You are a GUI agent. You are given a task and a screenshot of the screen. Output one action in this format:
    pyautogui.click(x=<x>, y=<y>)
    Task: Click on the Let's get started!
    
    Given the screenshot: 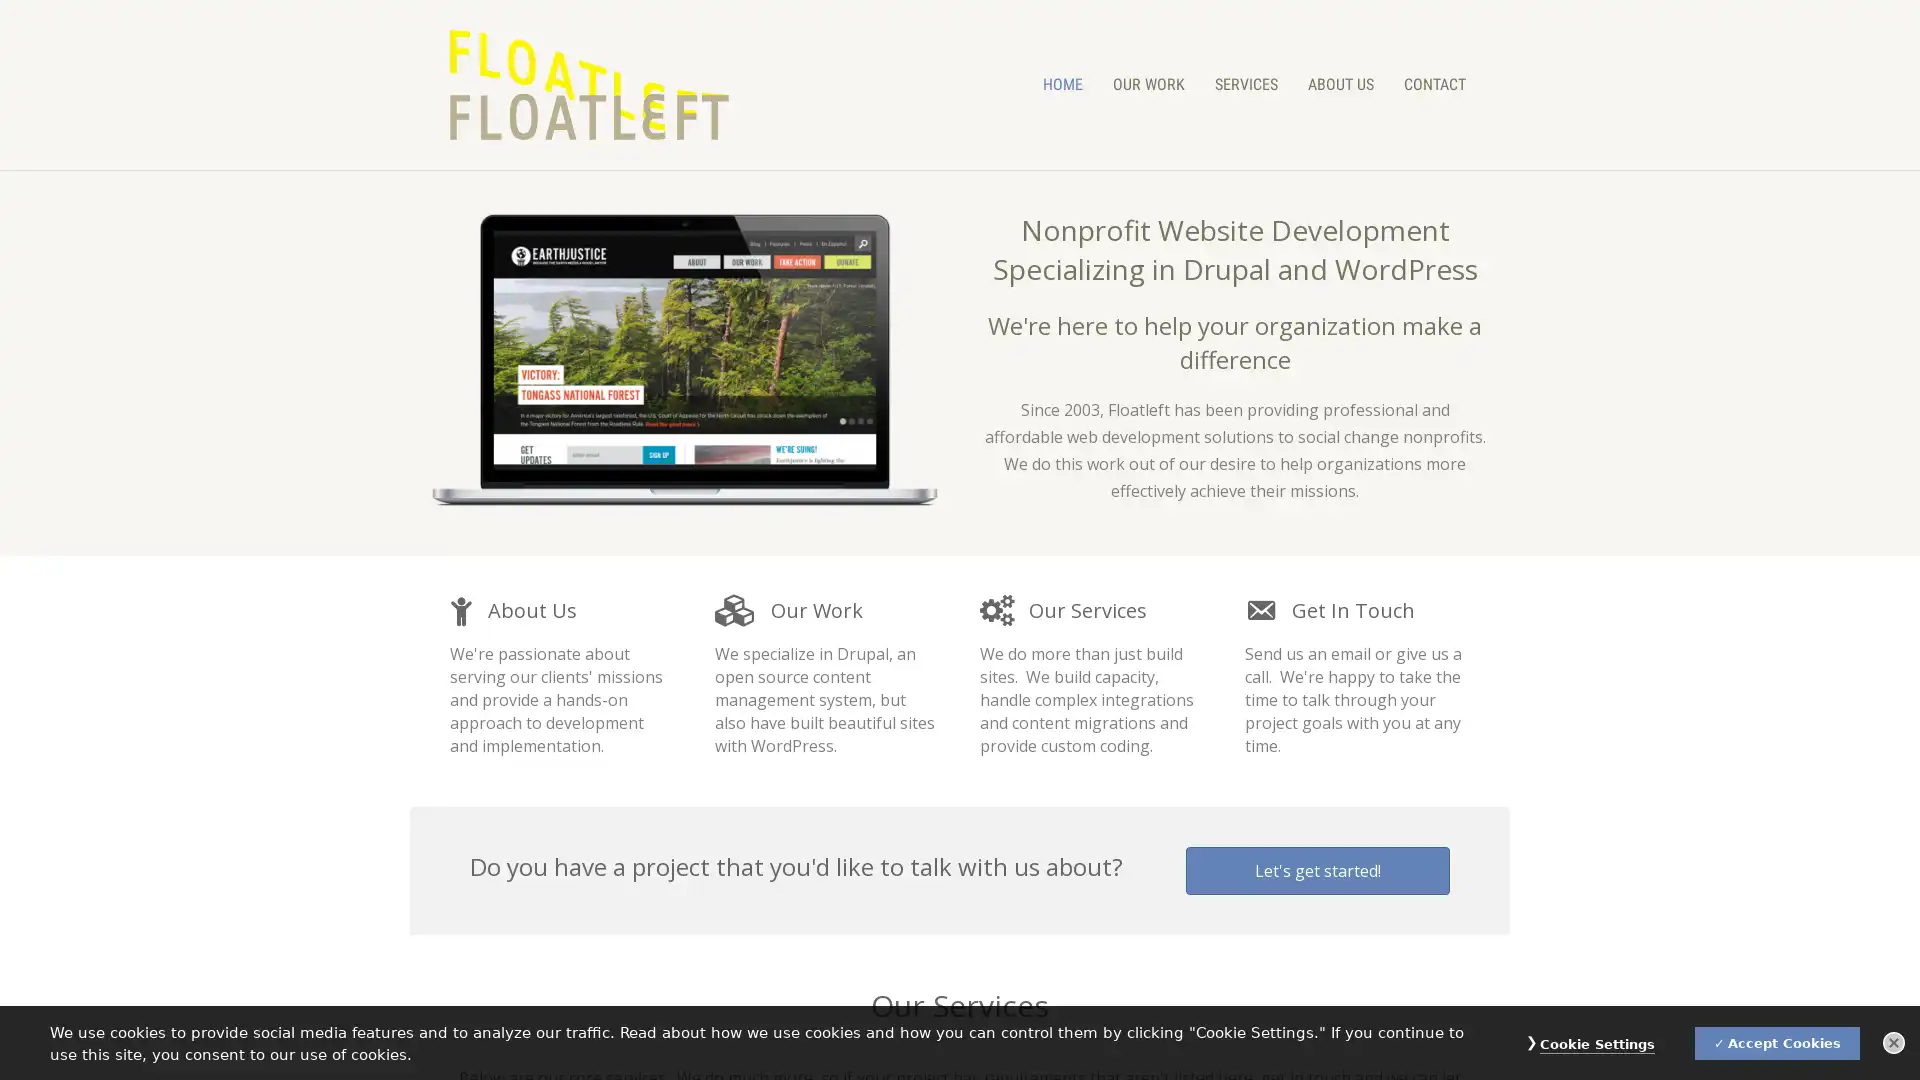 What is the action you would take?
    pyautogui.click(x=1318, y=870)
    